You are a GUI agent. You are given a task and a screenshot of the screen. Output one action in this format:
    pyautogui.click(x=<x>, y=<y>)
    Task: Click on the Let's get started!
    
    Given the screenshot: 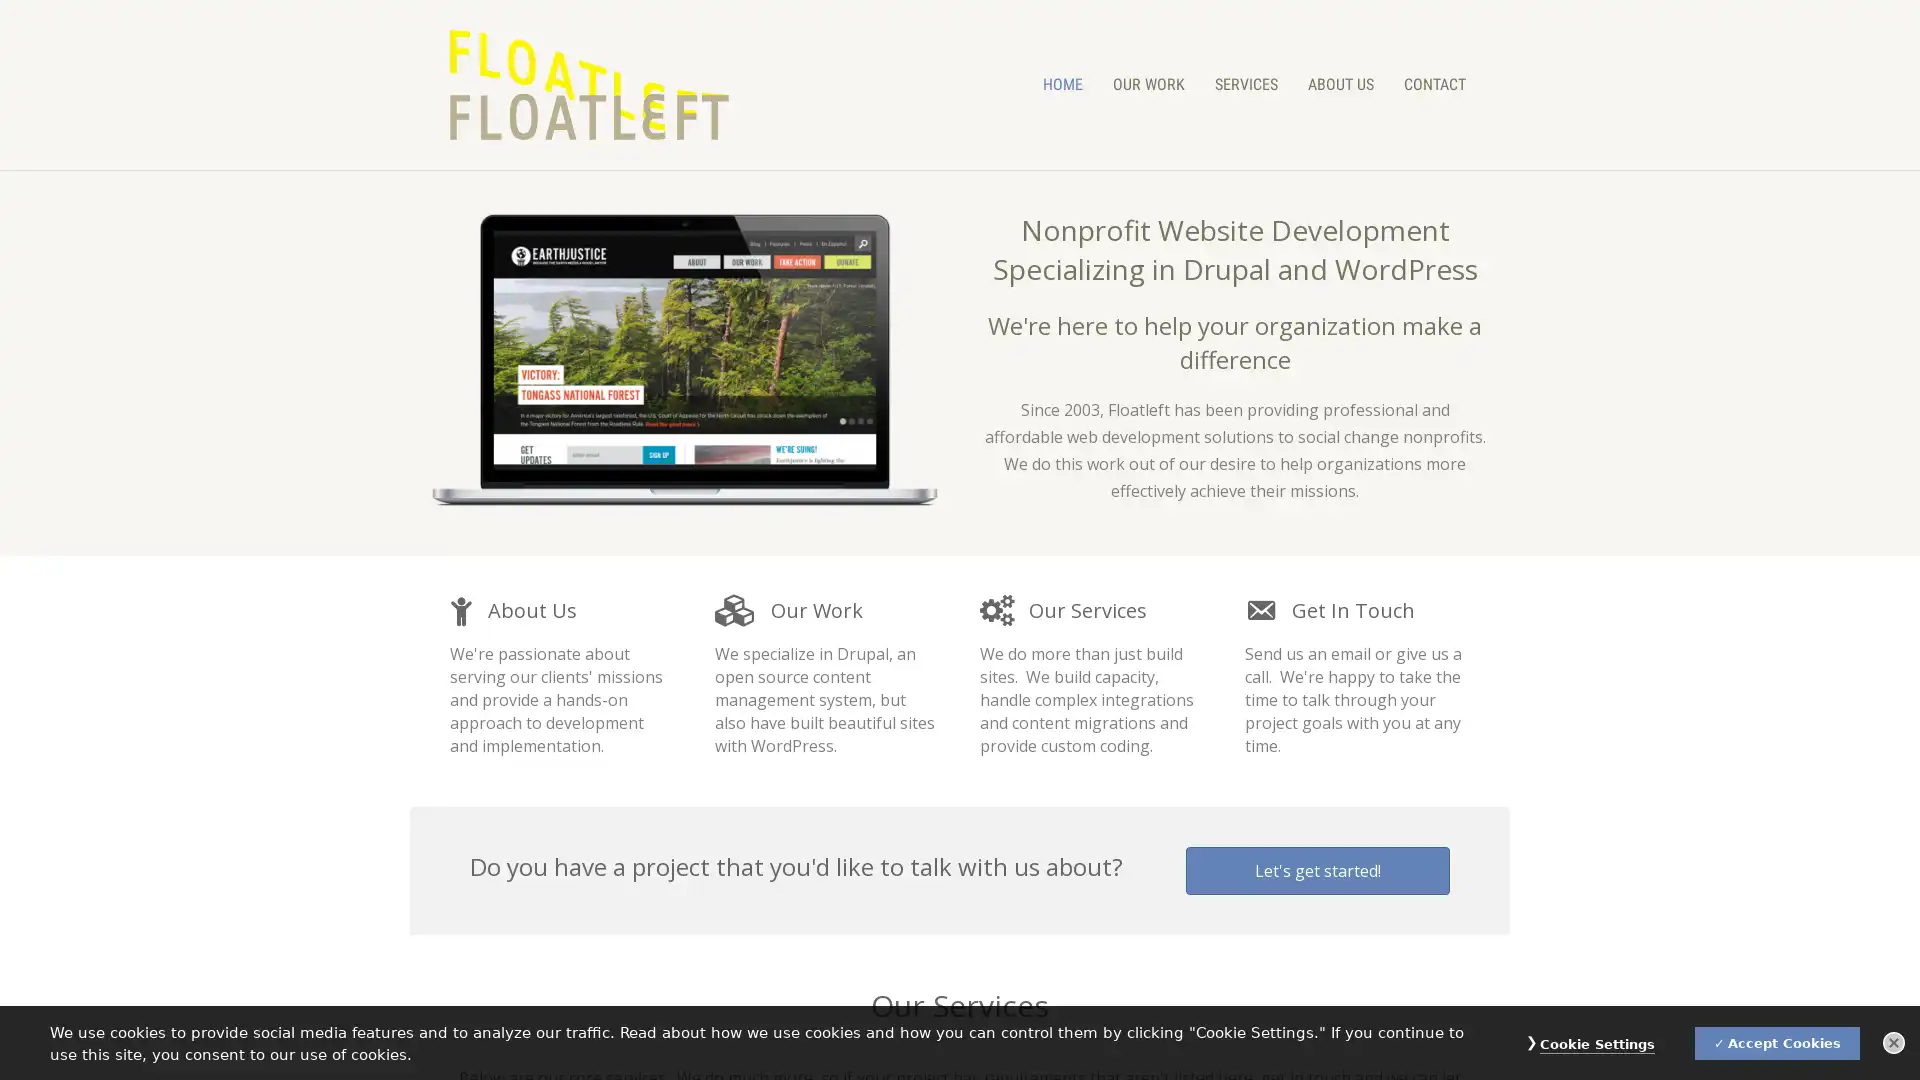 What is the action you would take?
    pyautogui.click(x=1318, y=870)
    